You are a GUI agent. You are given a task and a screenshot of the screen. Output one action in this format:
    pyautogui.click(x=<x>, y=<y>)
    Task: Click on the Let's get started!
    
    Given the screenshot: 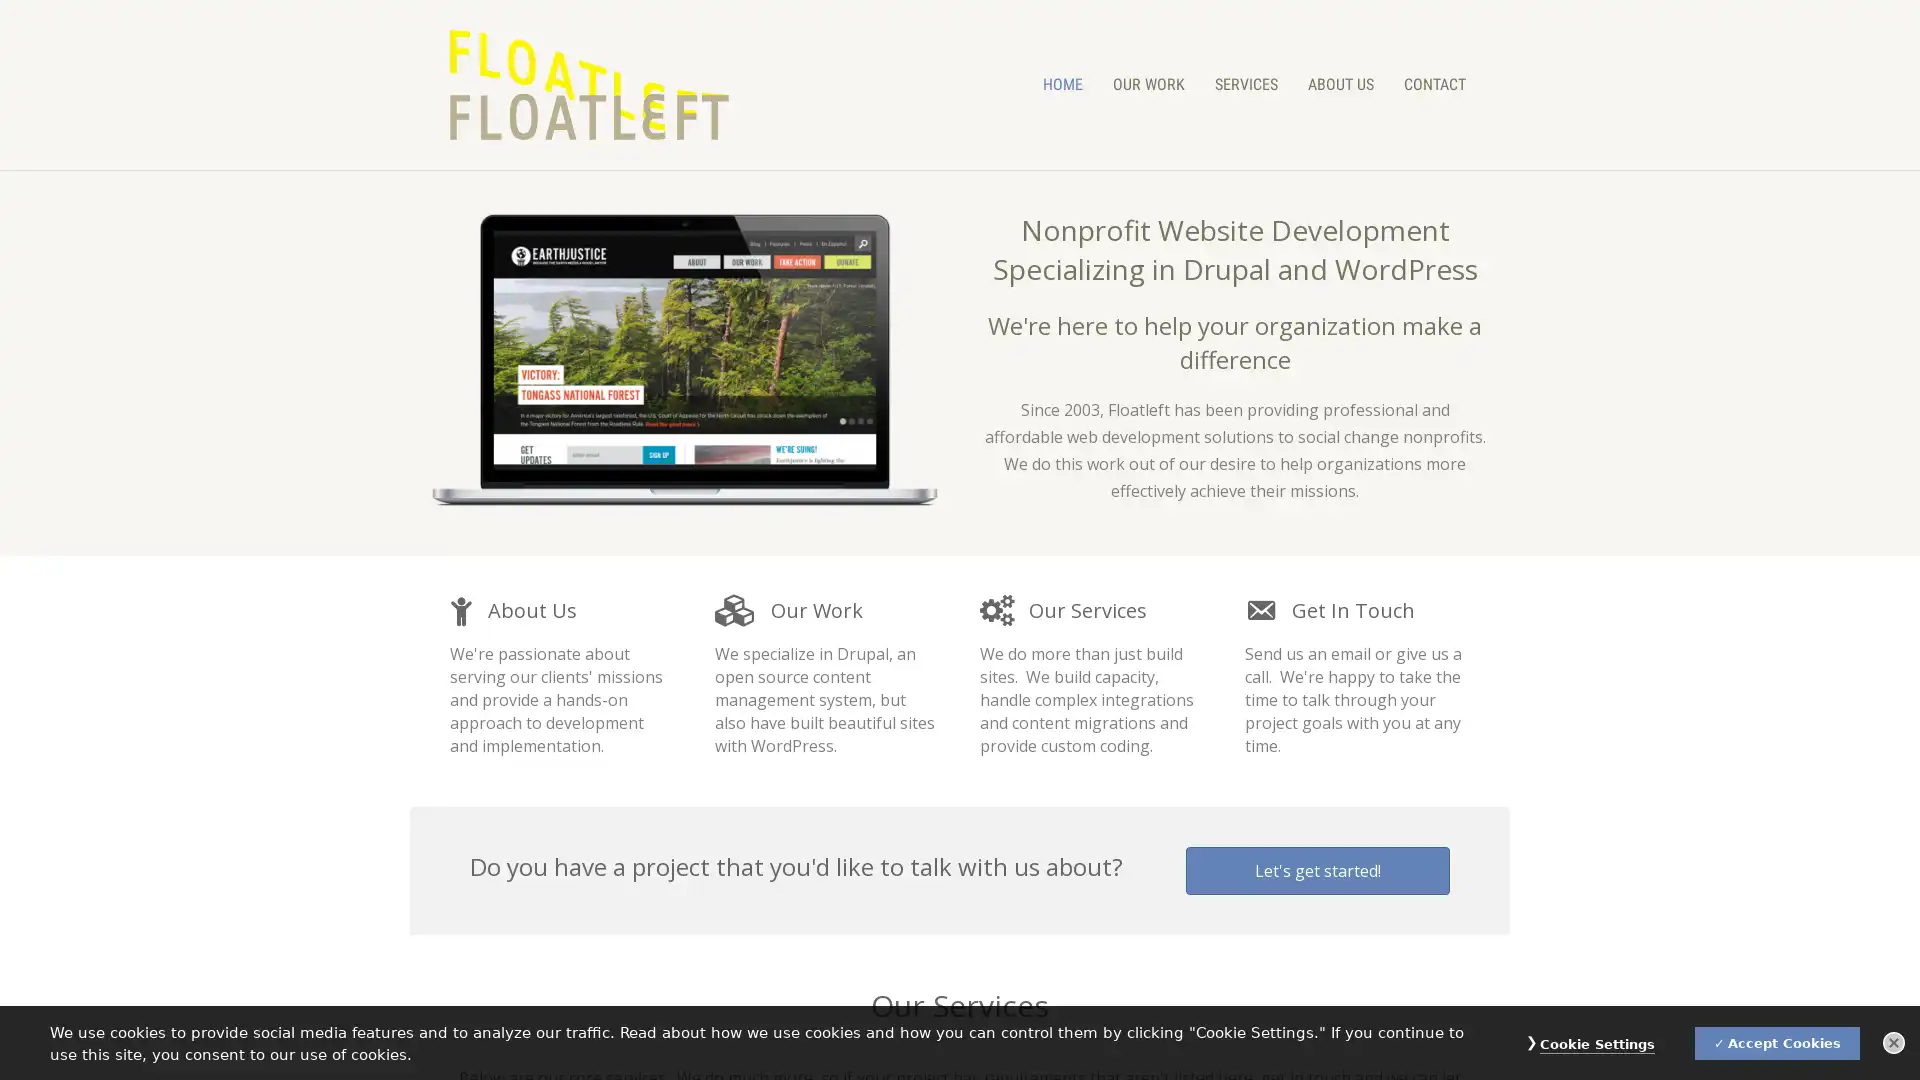 What is the action you would take?
    pyautogui.click(x=1318, y=870)
    